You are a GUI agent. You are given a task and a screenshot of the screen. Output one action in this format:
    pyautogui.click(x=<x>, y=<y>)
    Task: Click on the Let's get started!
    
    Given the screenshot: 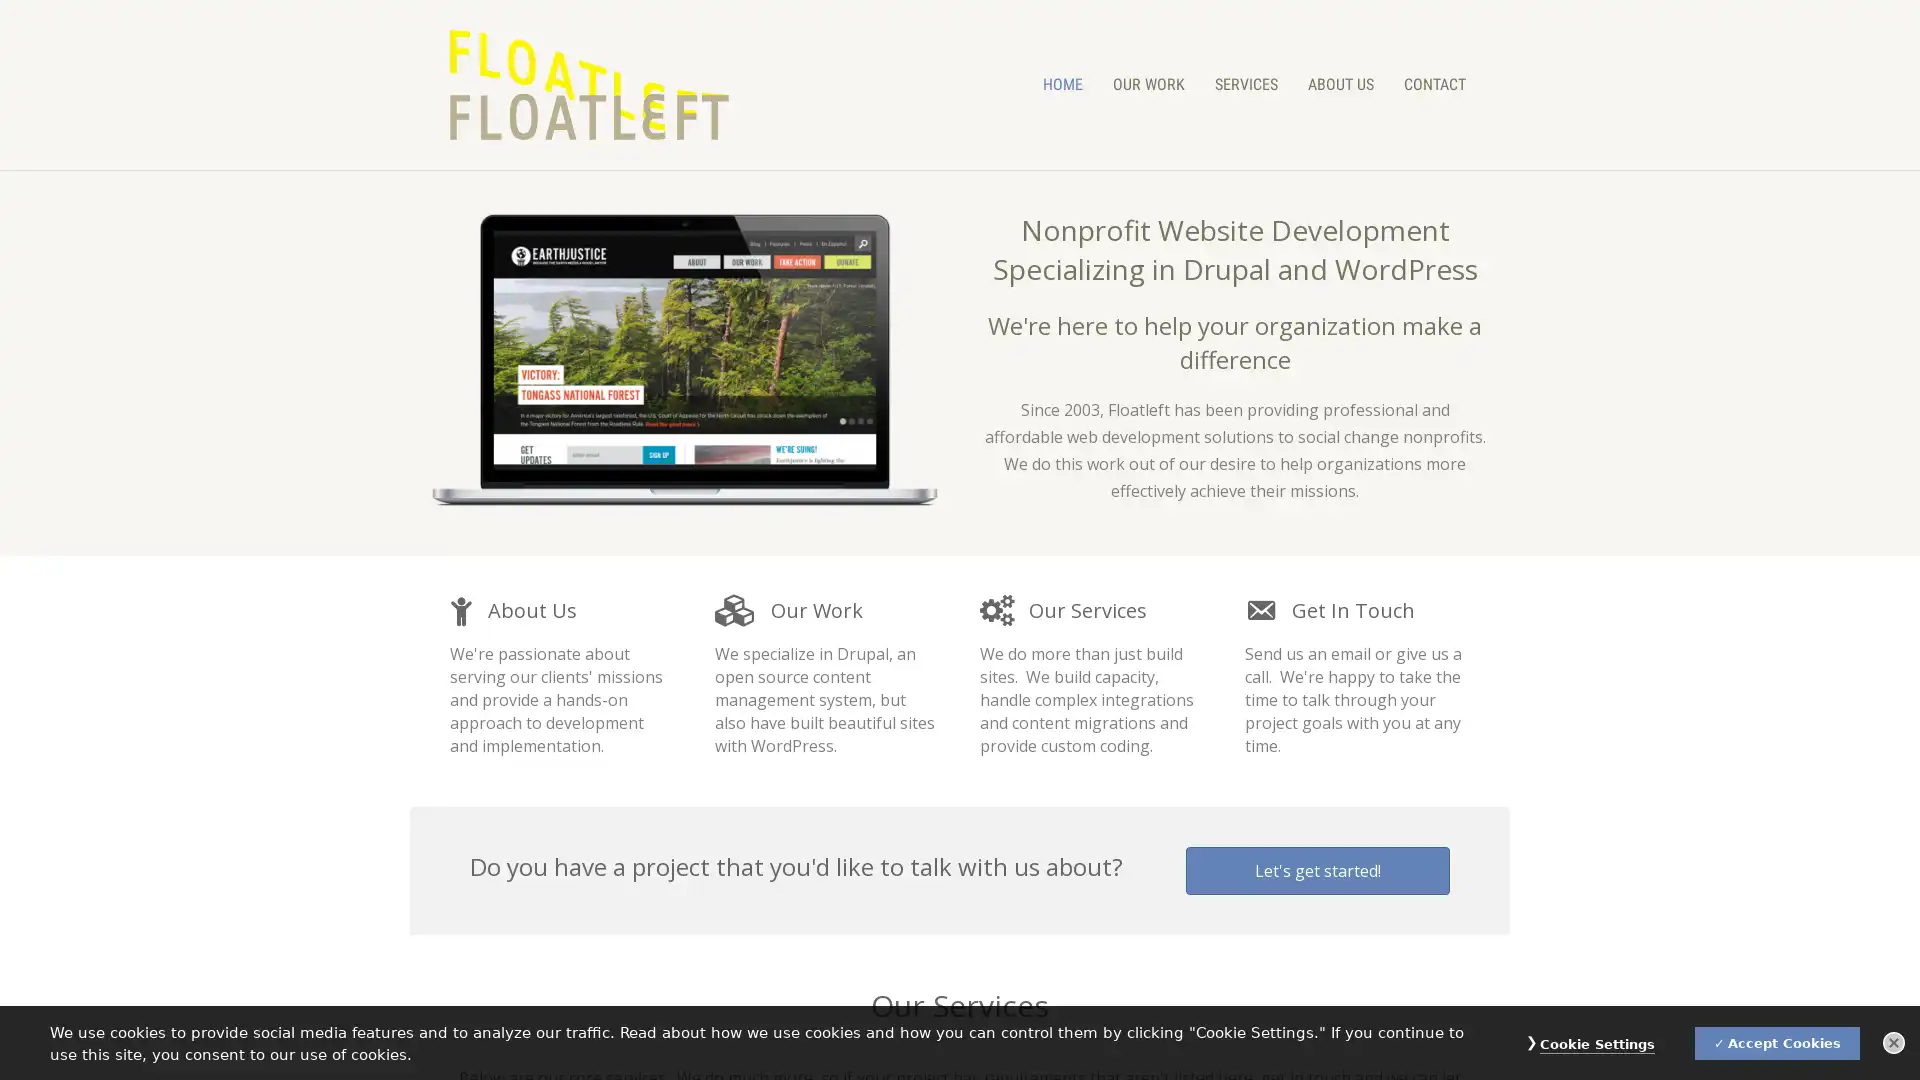 What is the action you would take?
    pyautogui.click(x=1318, y=870)
    